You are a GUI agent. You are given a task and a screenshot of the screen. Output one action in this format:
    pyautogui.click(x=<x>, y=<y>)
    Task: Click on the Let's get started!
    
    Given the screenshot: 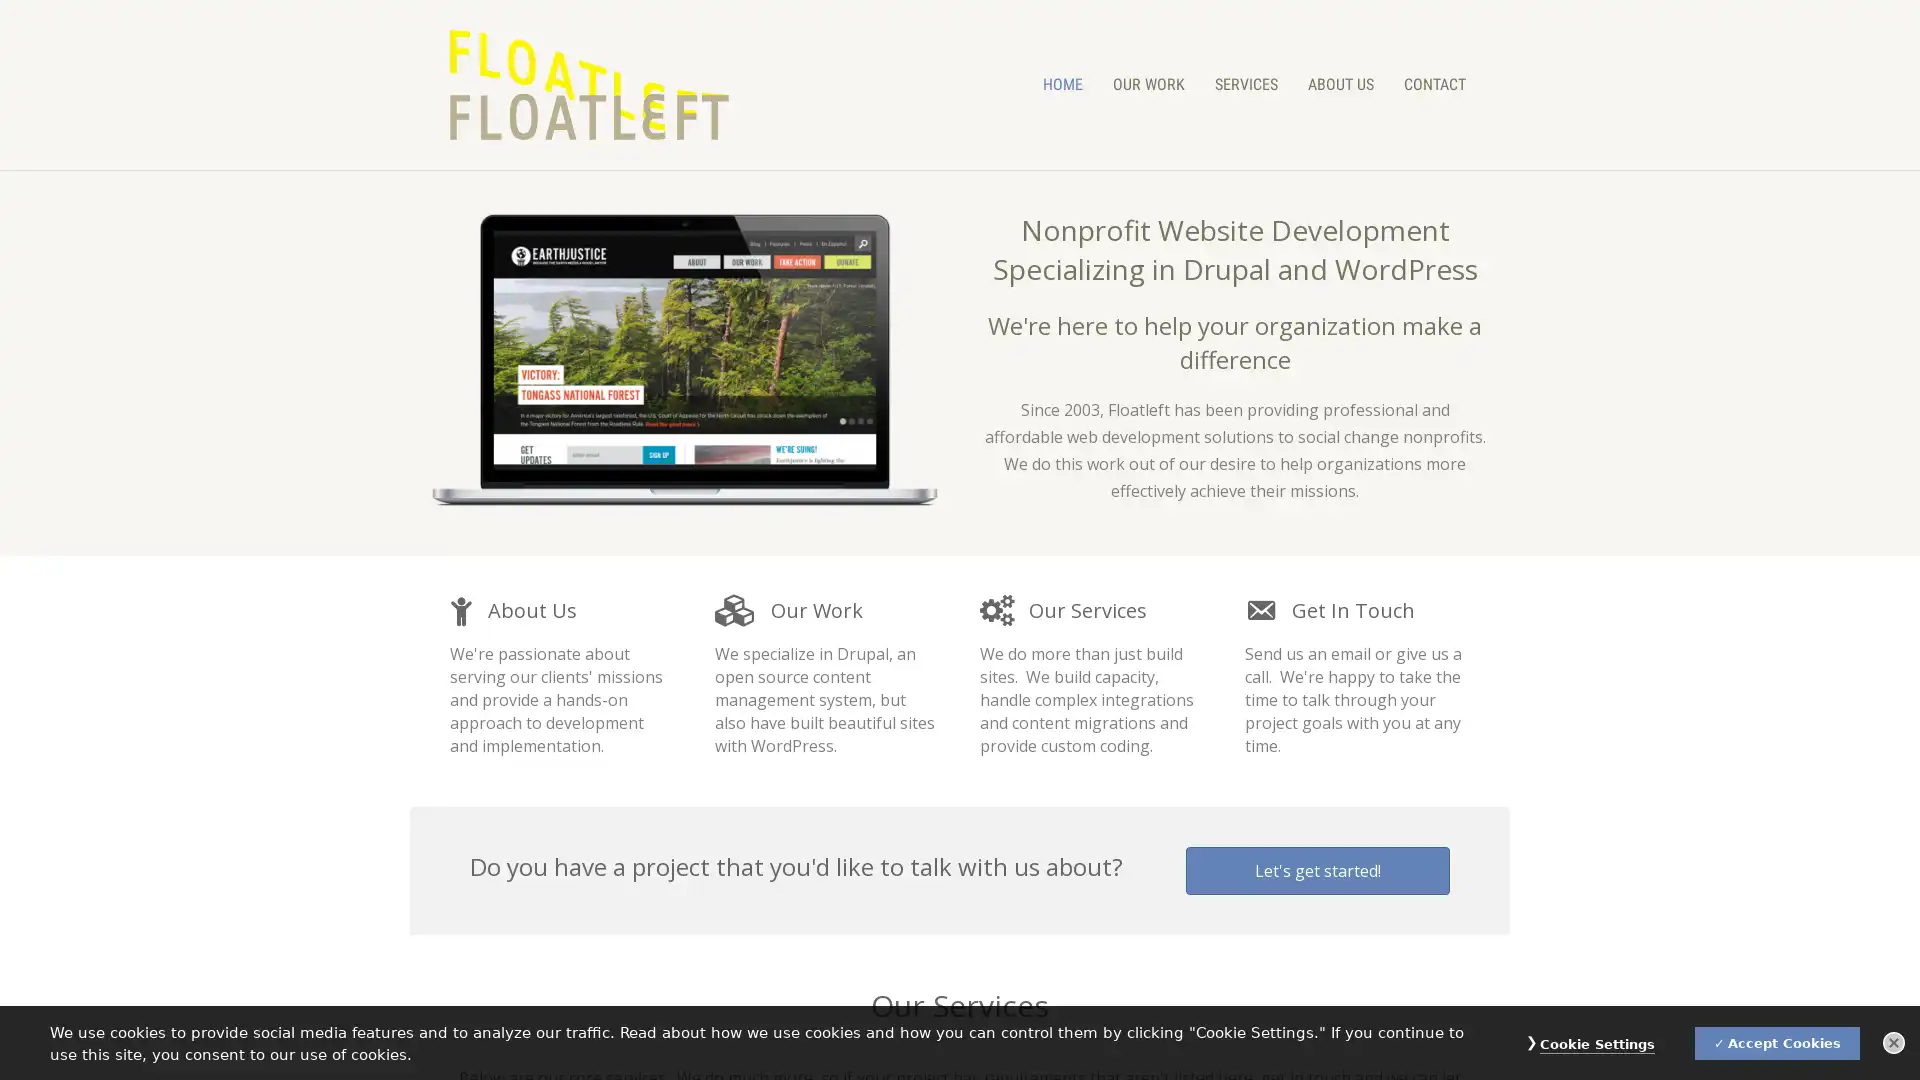 What is the action you would take?
    pyautogui.click(x=1318, y=870)
    